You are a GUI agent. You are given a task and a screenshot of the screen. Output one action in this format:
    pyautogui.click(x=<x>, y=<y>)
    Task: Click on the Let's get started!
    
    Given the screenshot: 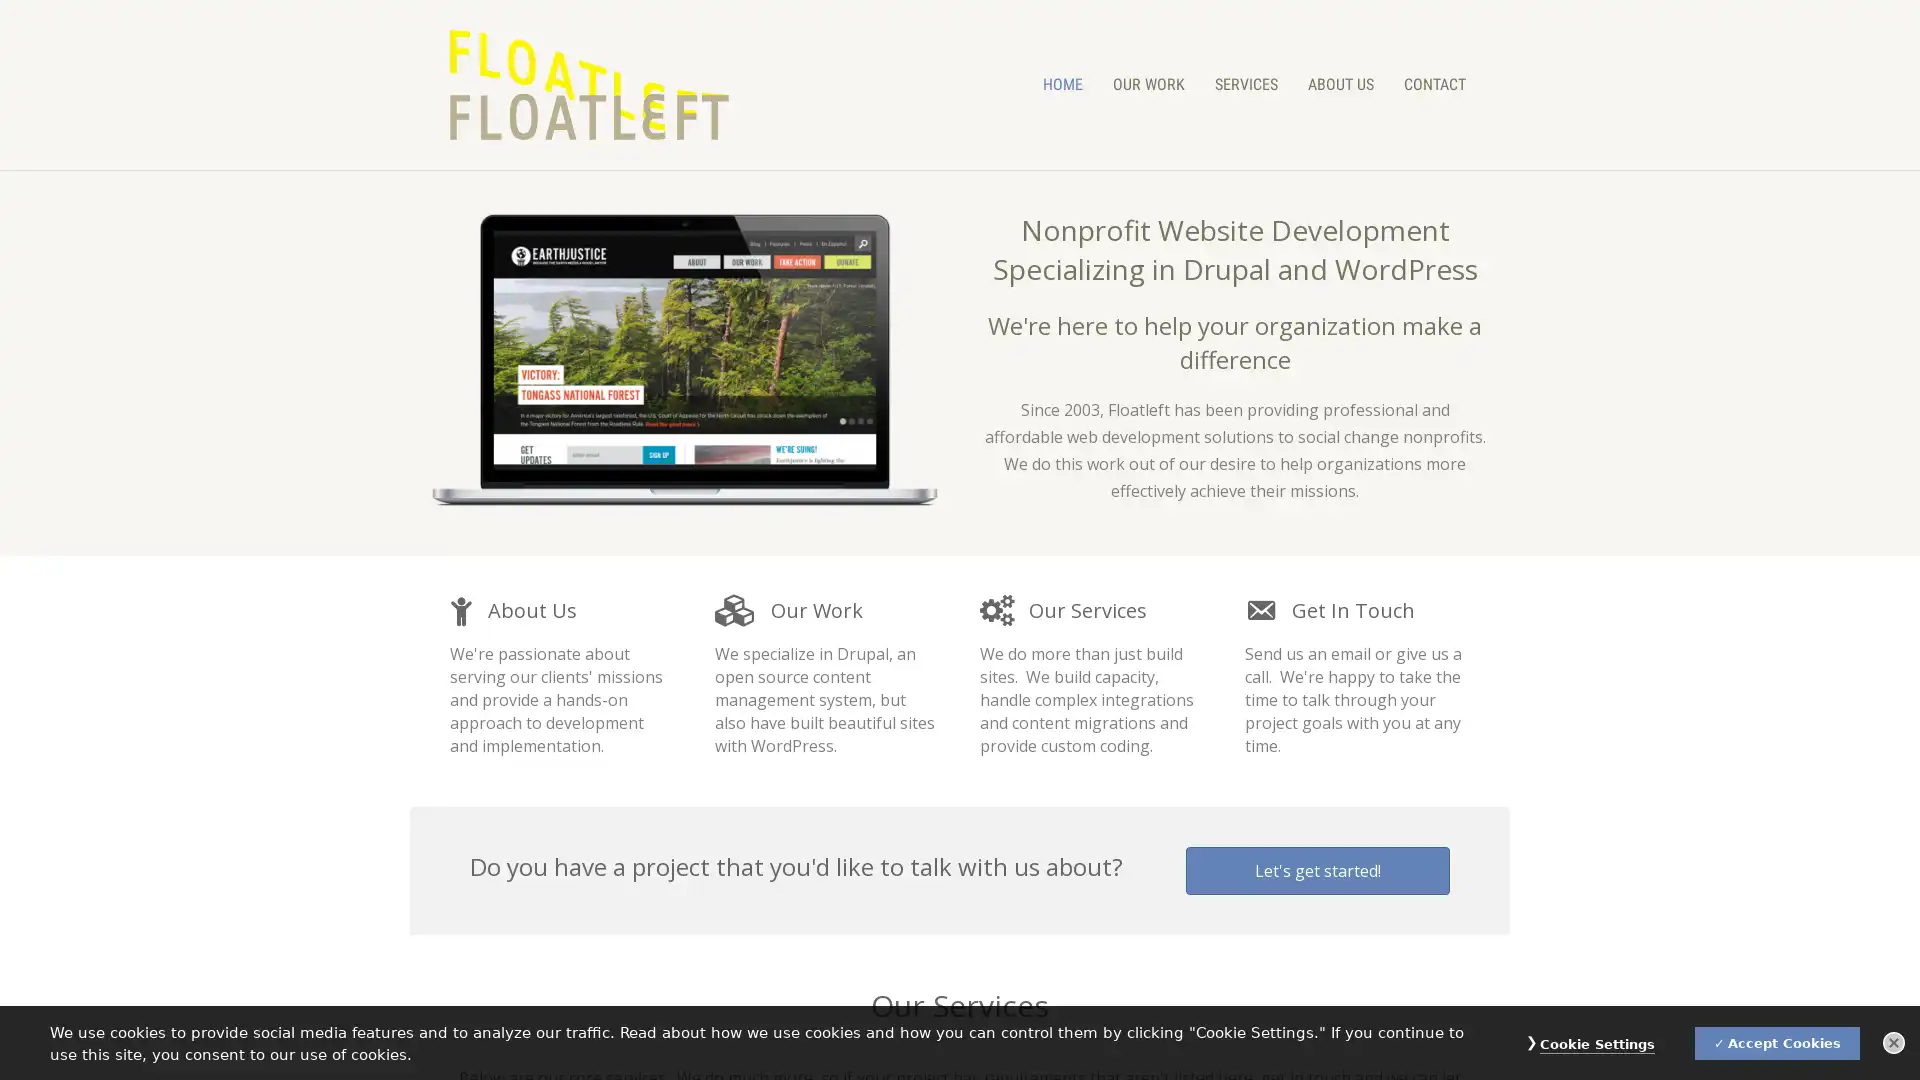 What is the action you would take?
    pyautogui.click(x=1318, y=870)
    